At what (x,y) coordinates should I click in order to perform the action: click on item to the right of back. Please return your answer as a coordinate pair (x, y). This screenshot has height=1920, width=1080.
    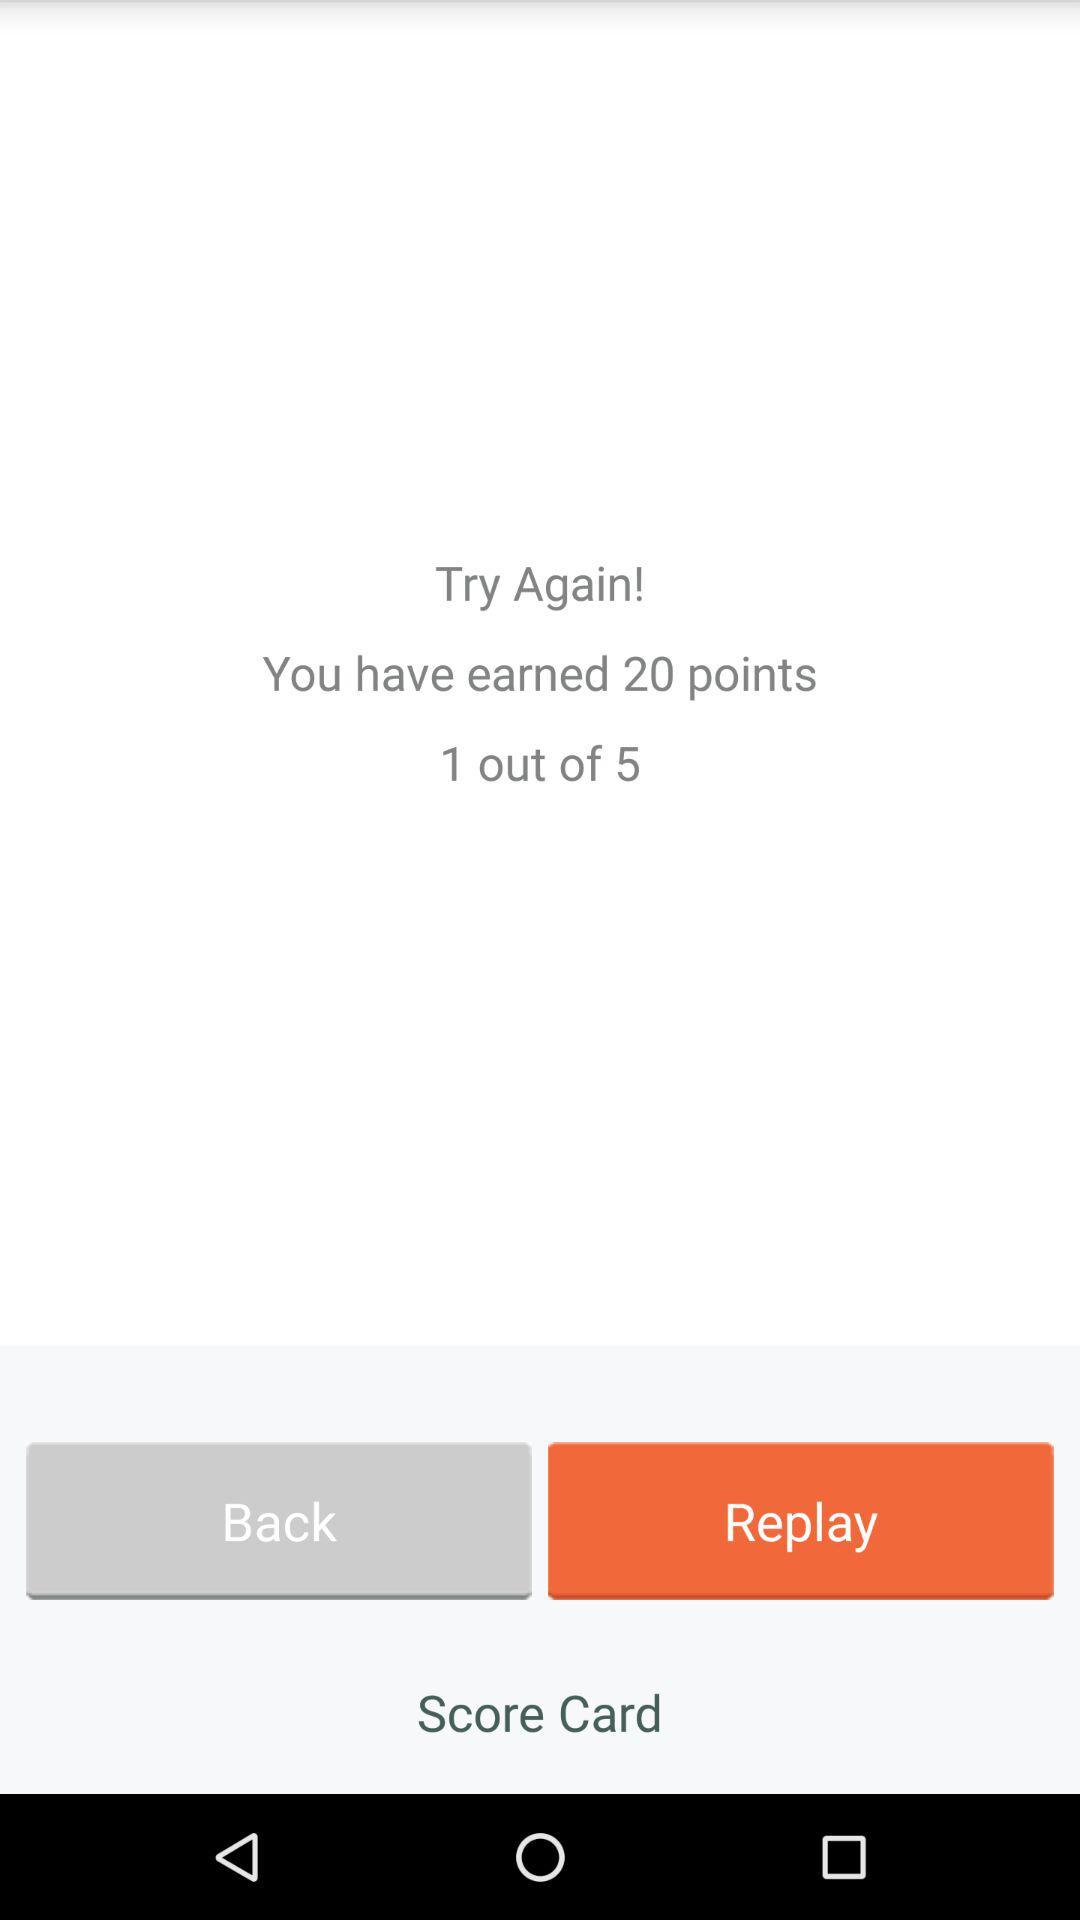
    Looking at the image, I should click on (800, 1520).